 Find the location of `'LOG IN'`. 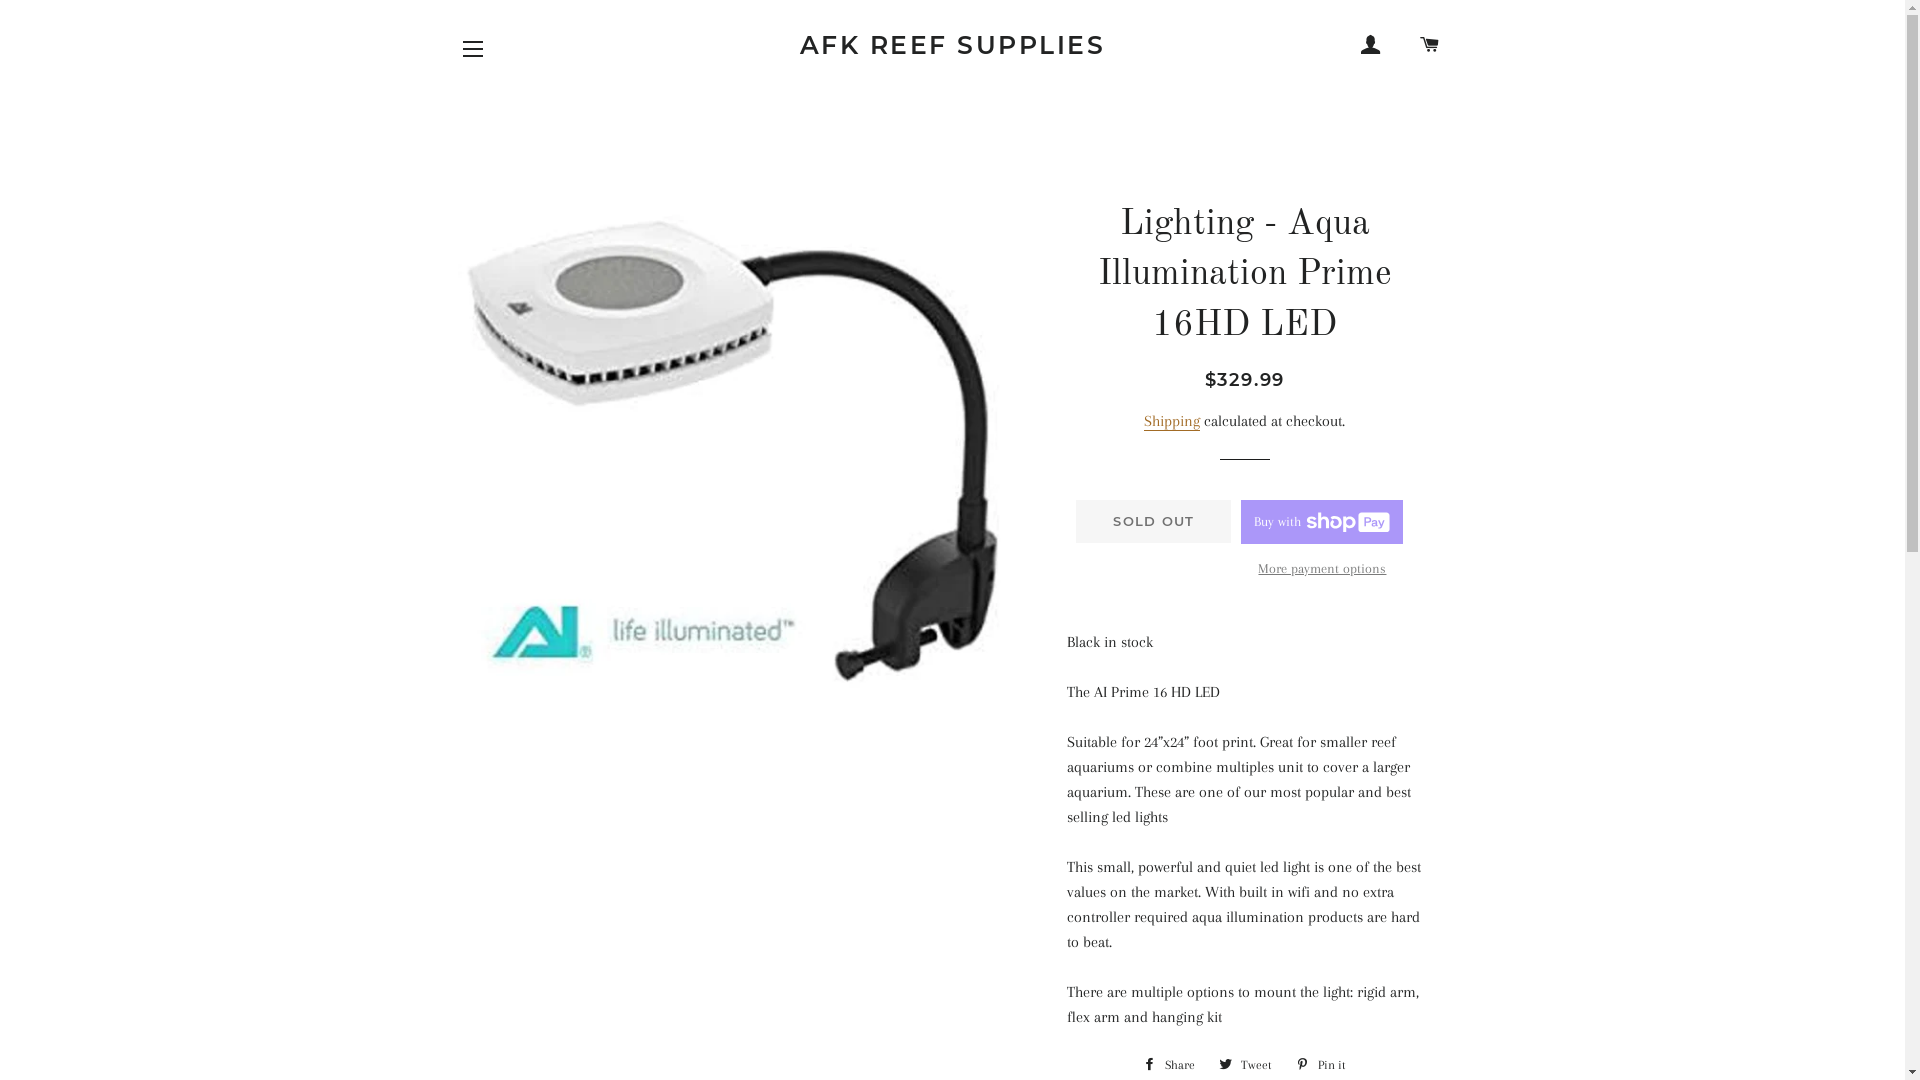

'LOG IN' is located at coordinates (1370, 45).